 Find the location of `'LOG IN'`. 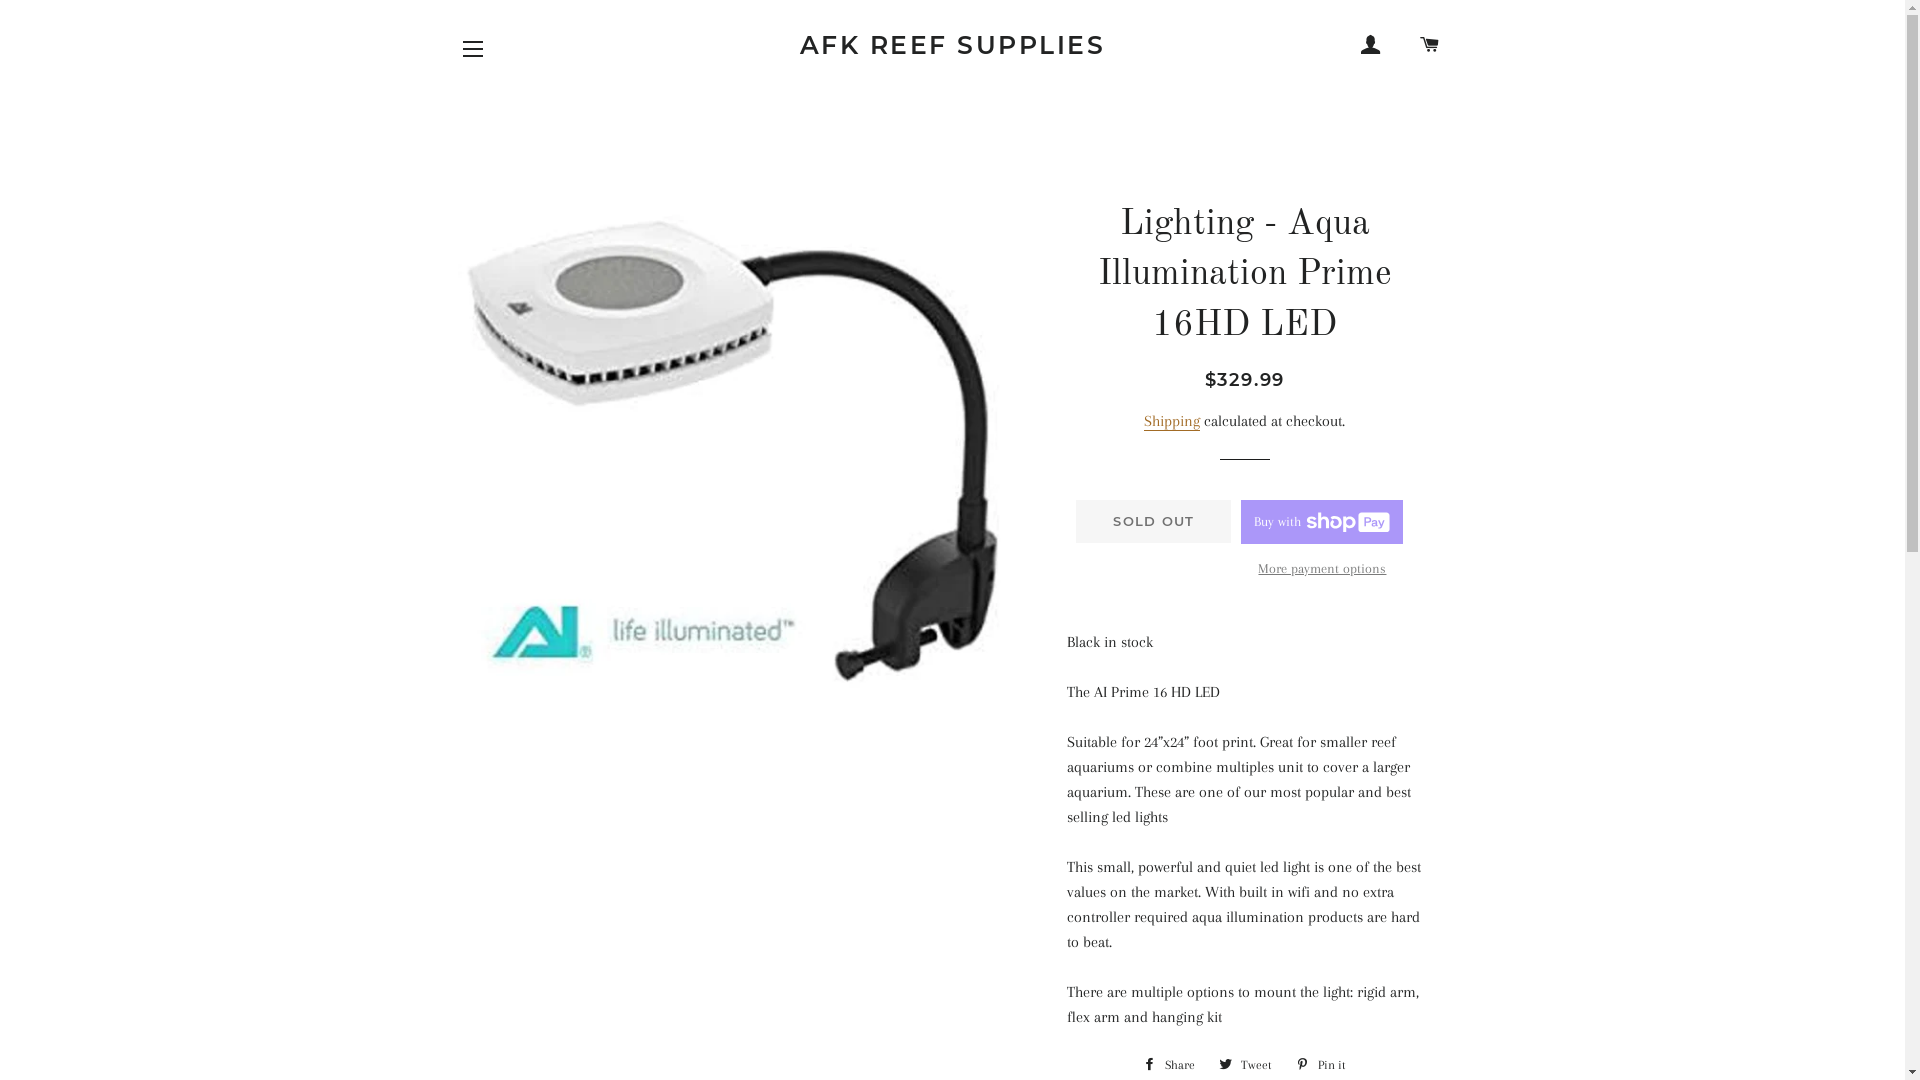

'LOG IN' is located at coordinates (1370, 45).